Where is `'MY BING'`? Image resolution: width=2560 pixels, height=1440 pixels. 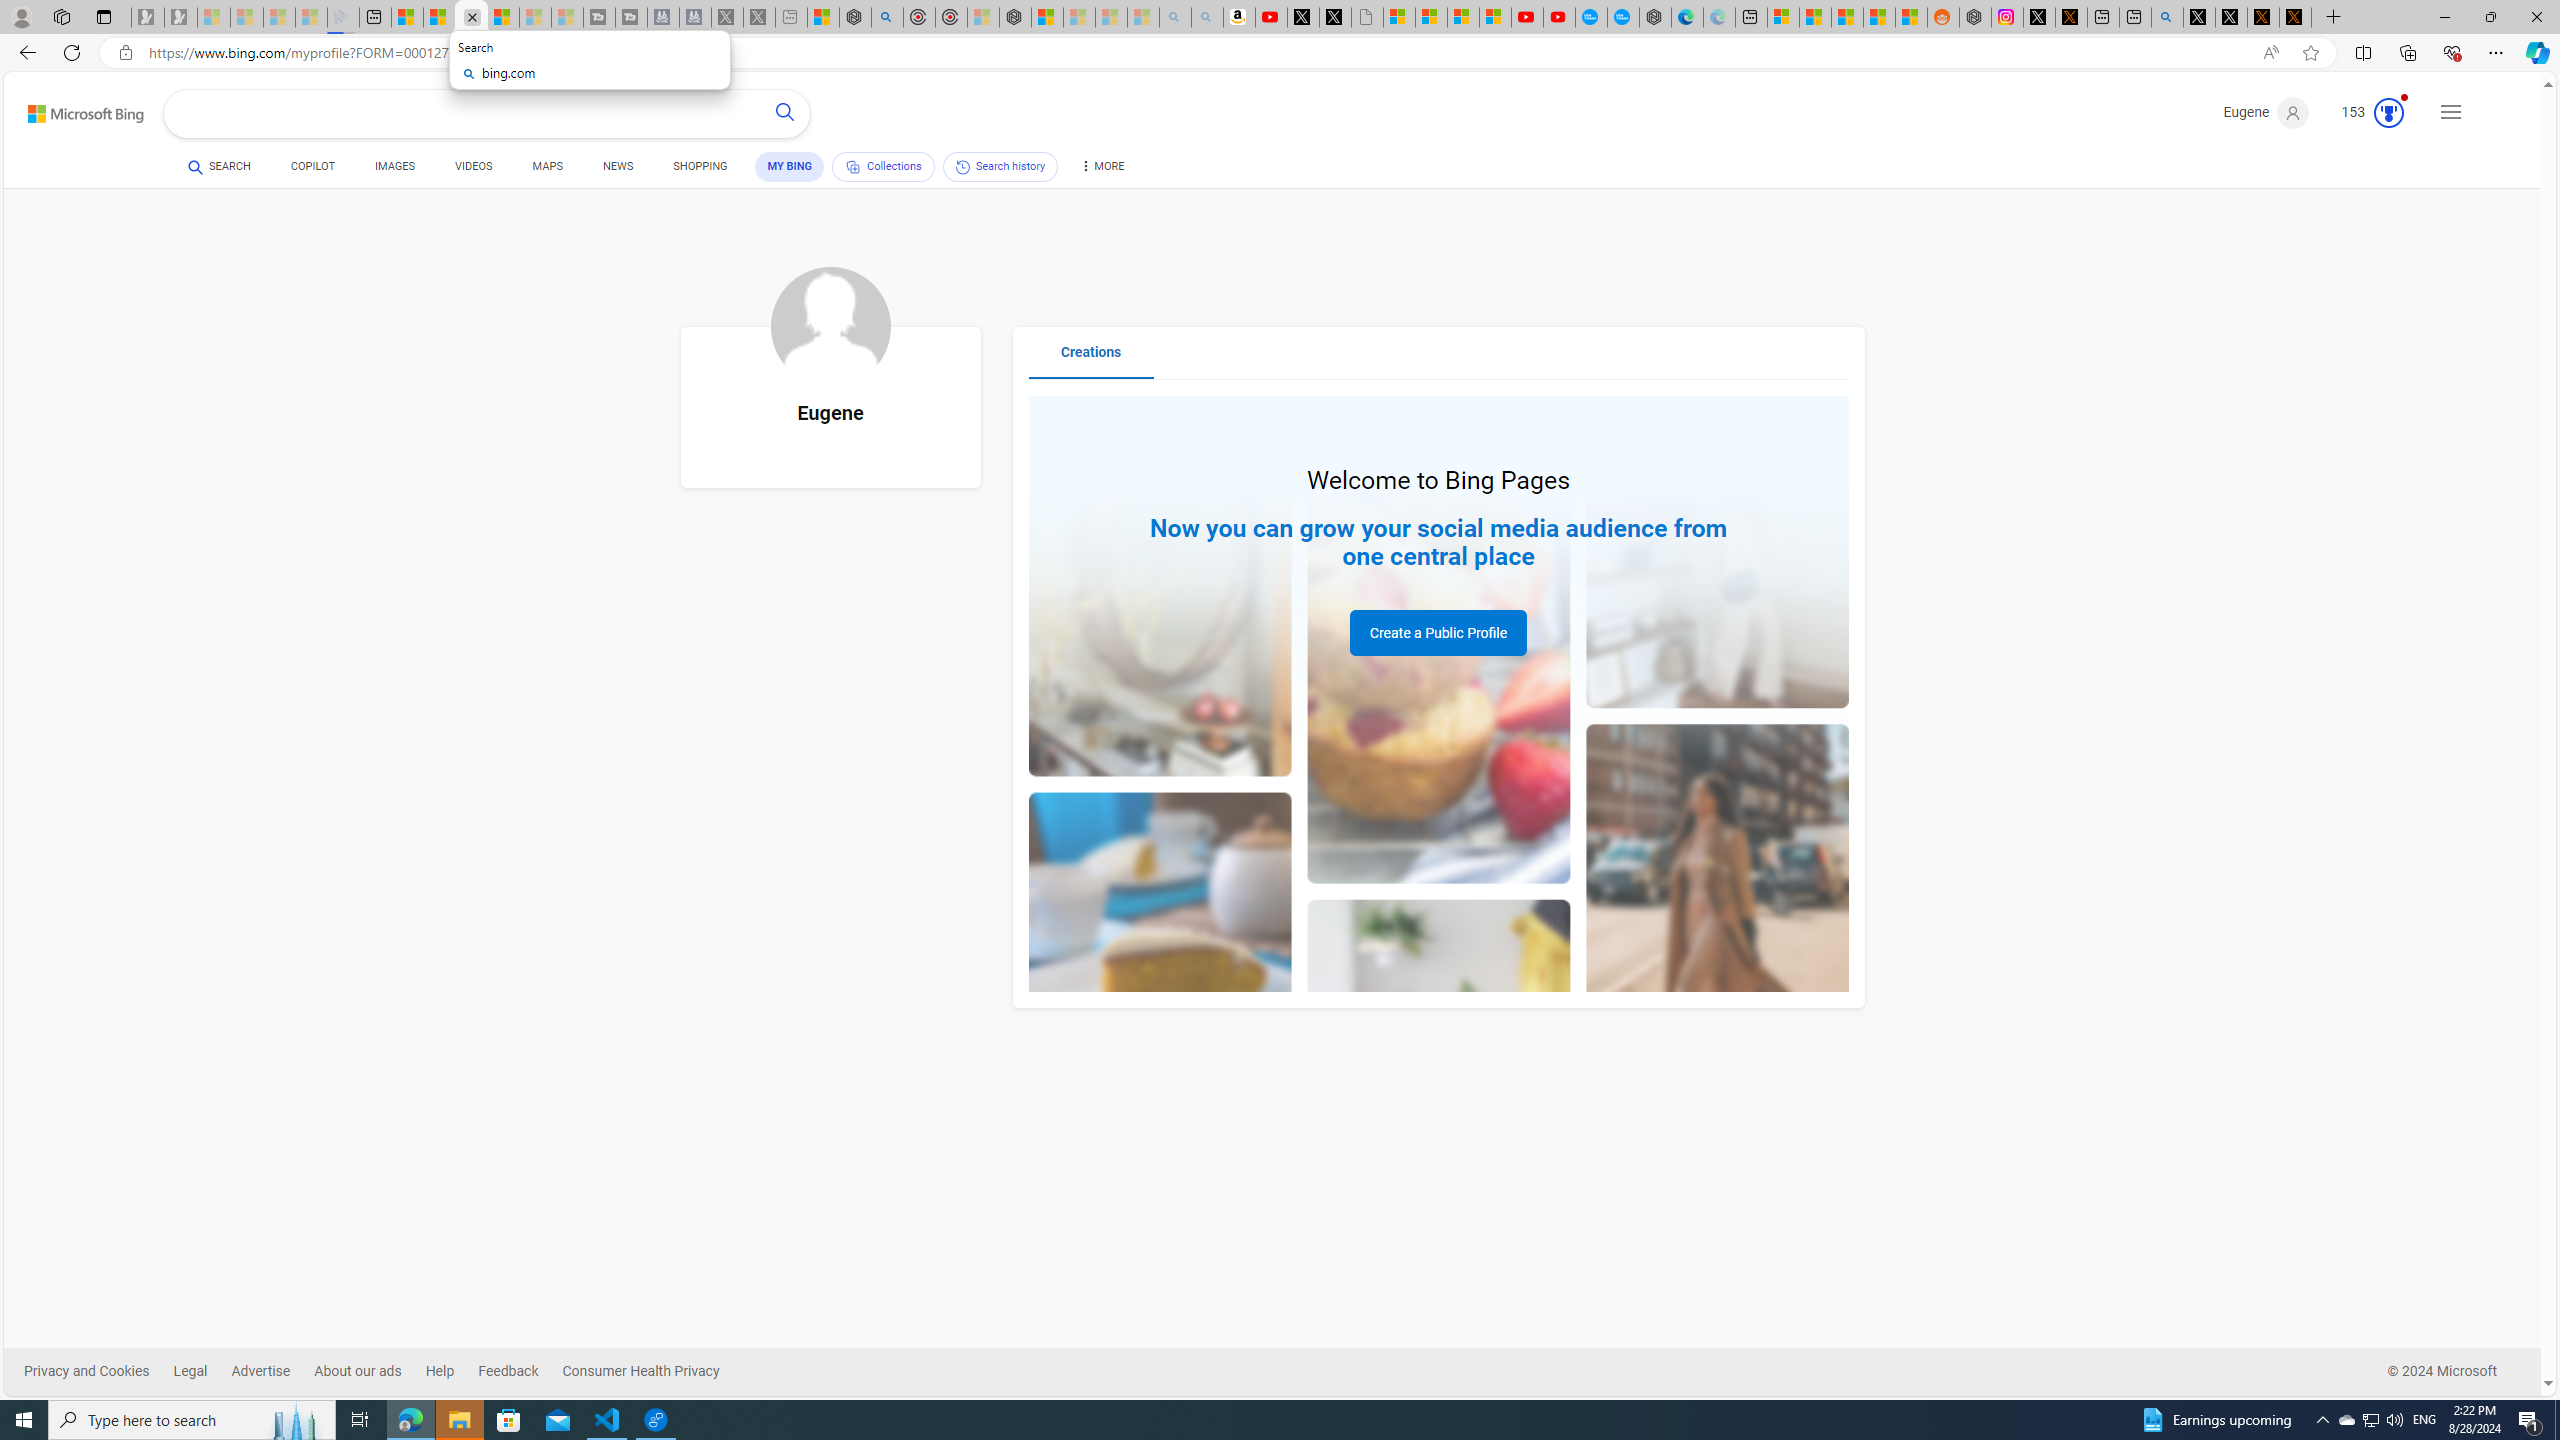
'MY BING' is located at coordinates (788, 166).